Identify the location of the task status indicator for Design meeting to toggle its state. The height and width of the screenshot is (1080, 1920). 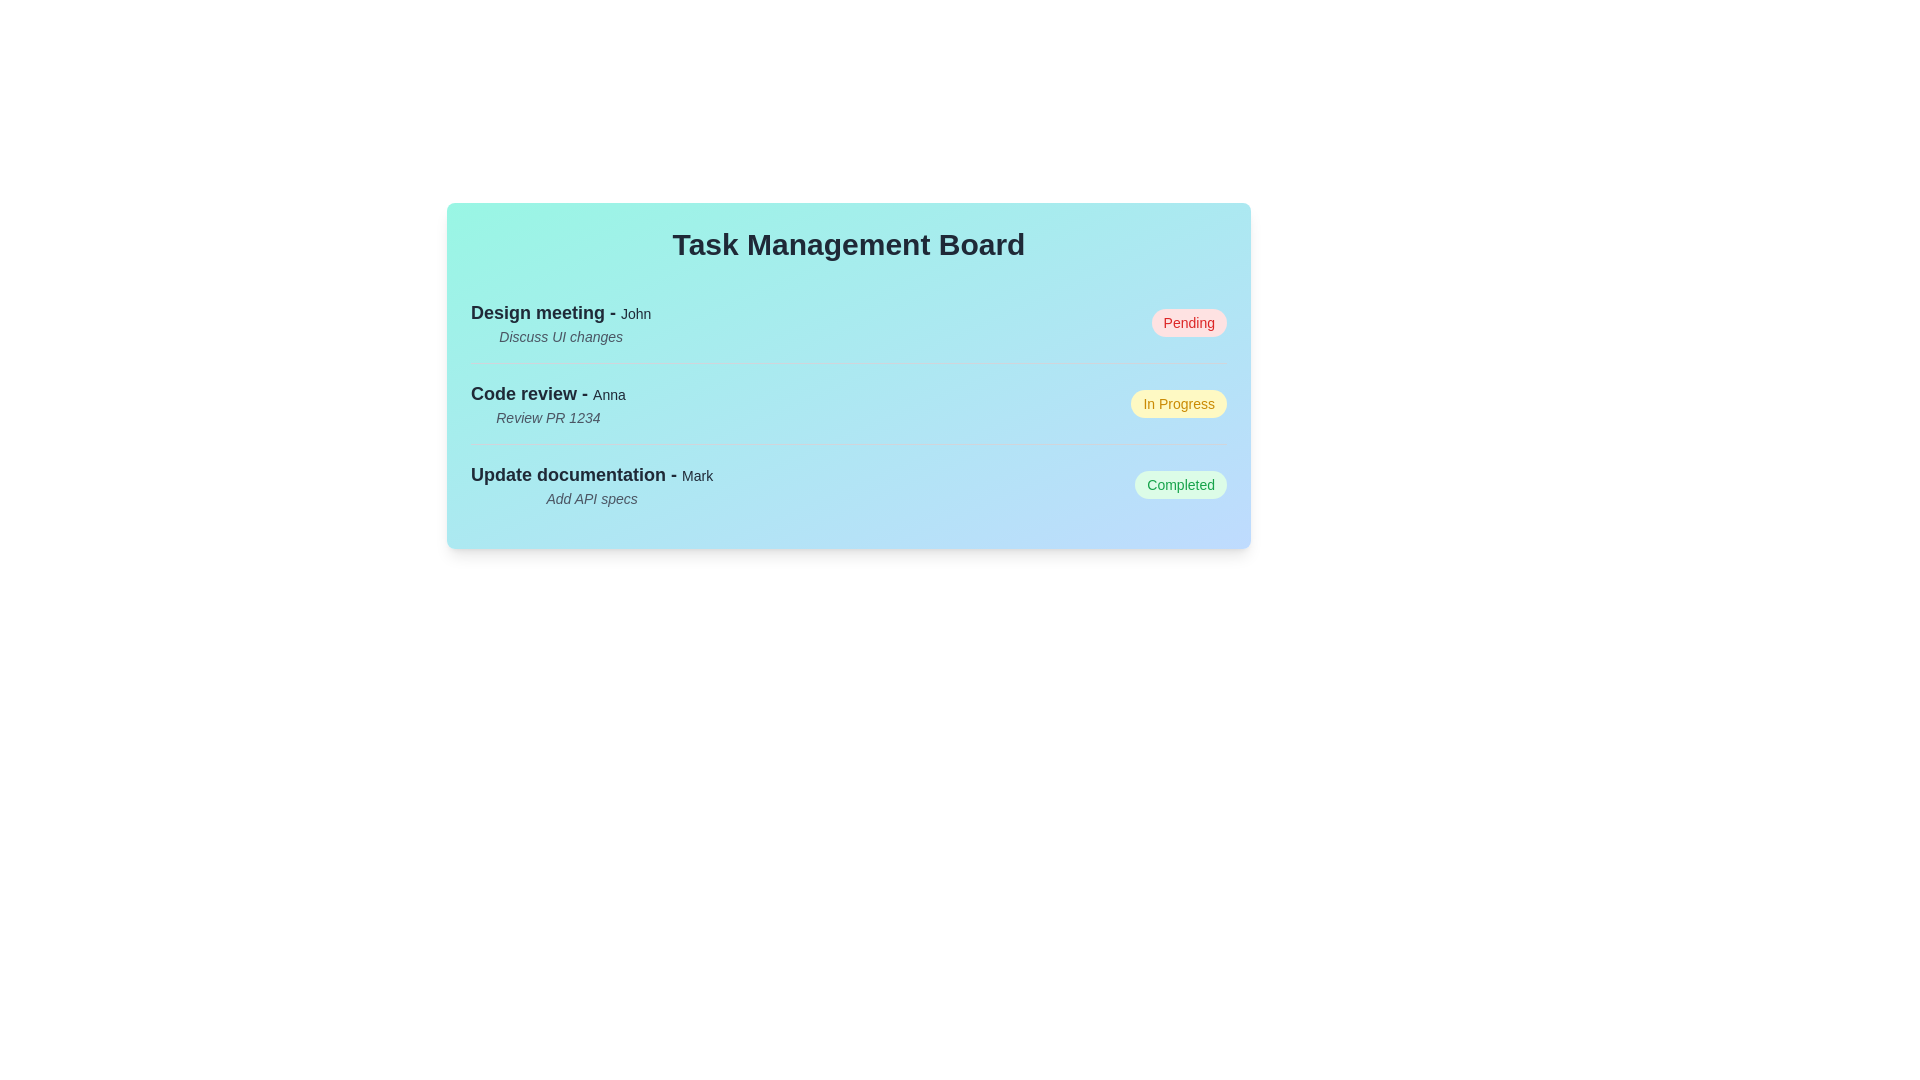
(1189, 322).